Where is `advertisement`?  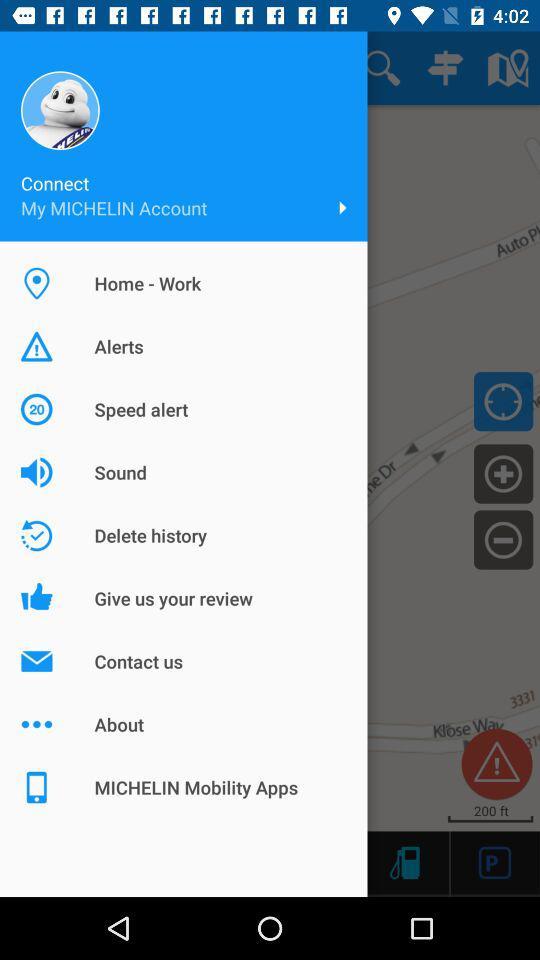 advertisement is located at coordinates (494, 861).